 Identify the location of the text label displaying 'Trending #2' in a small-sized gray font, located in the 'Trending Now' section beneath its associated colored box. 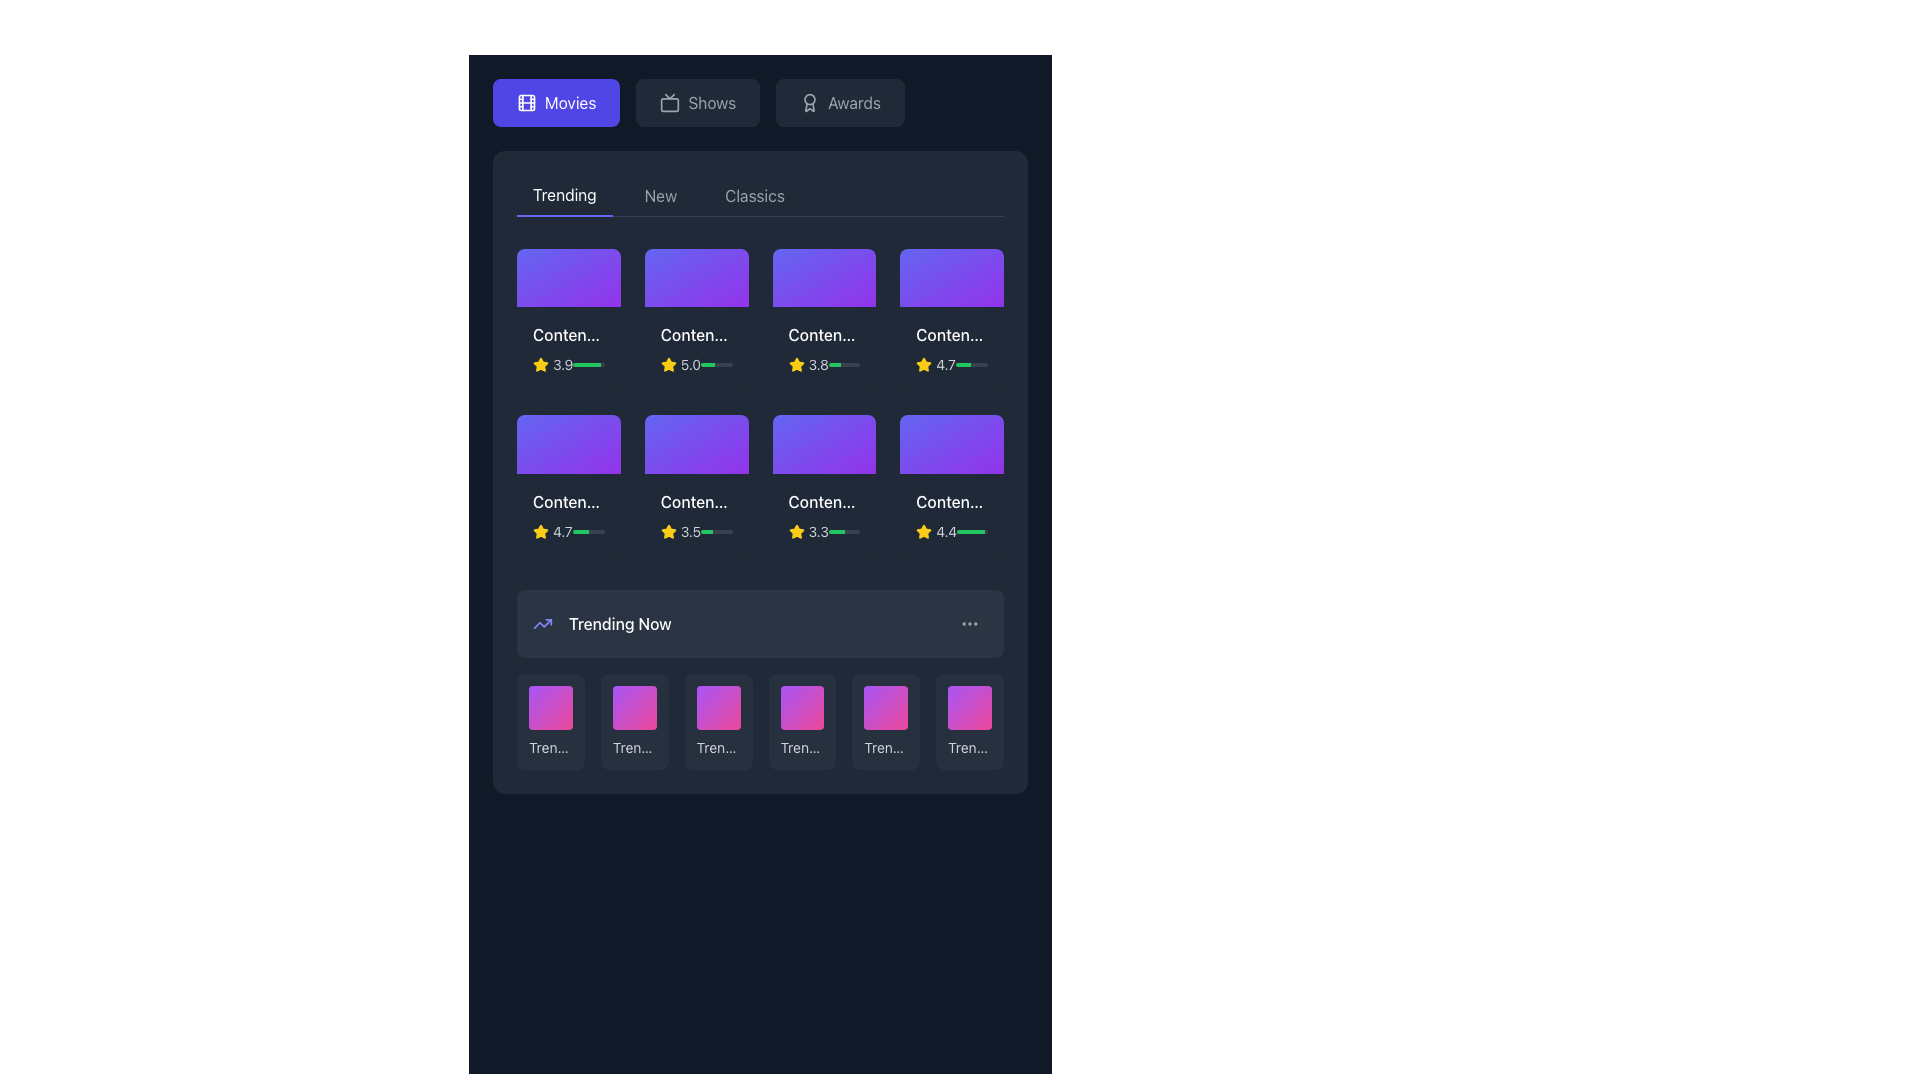
(633, 747).